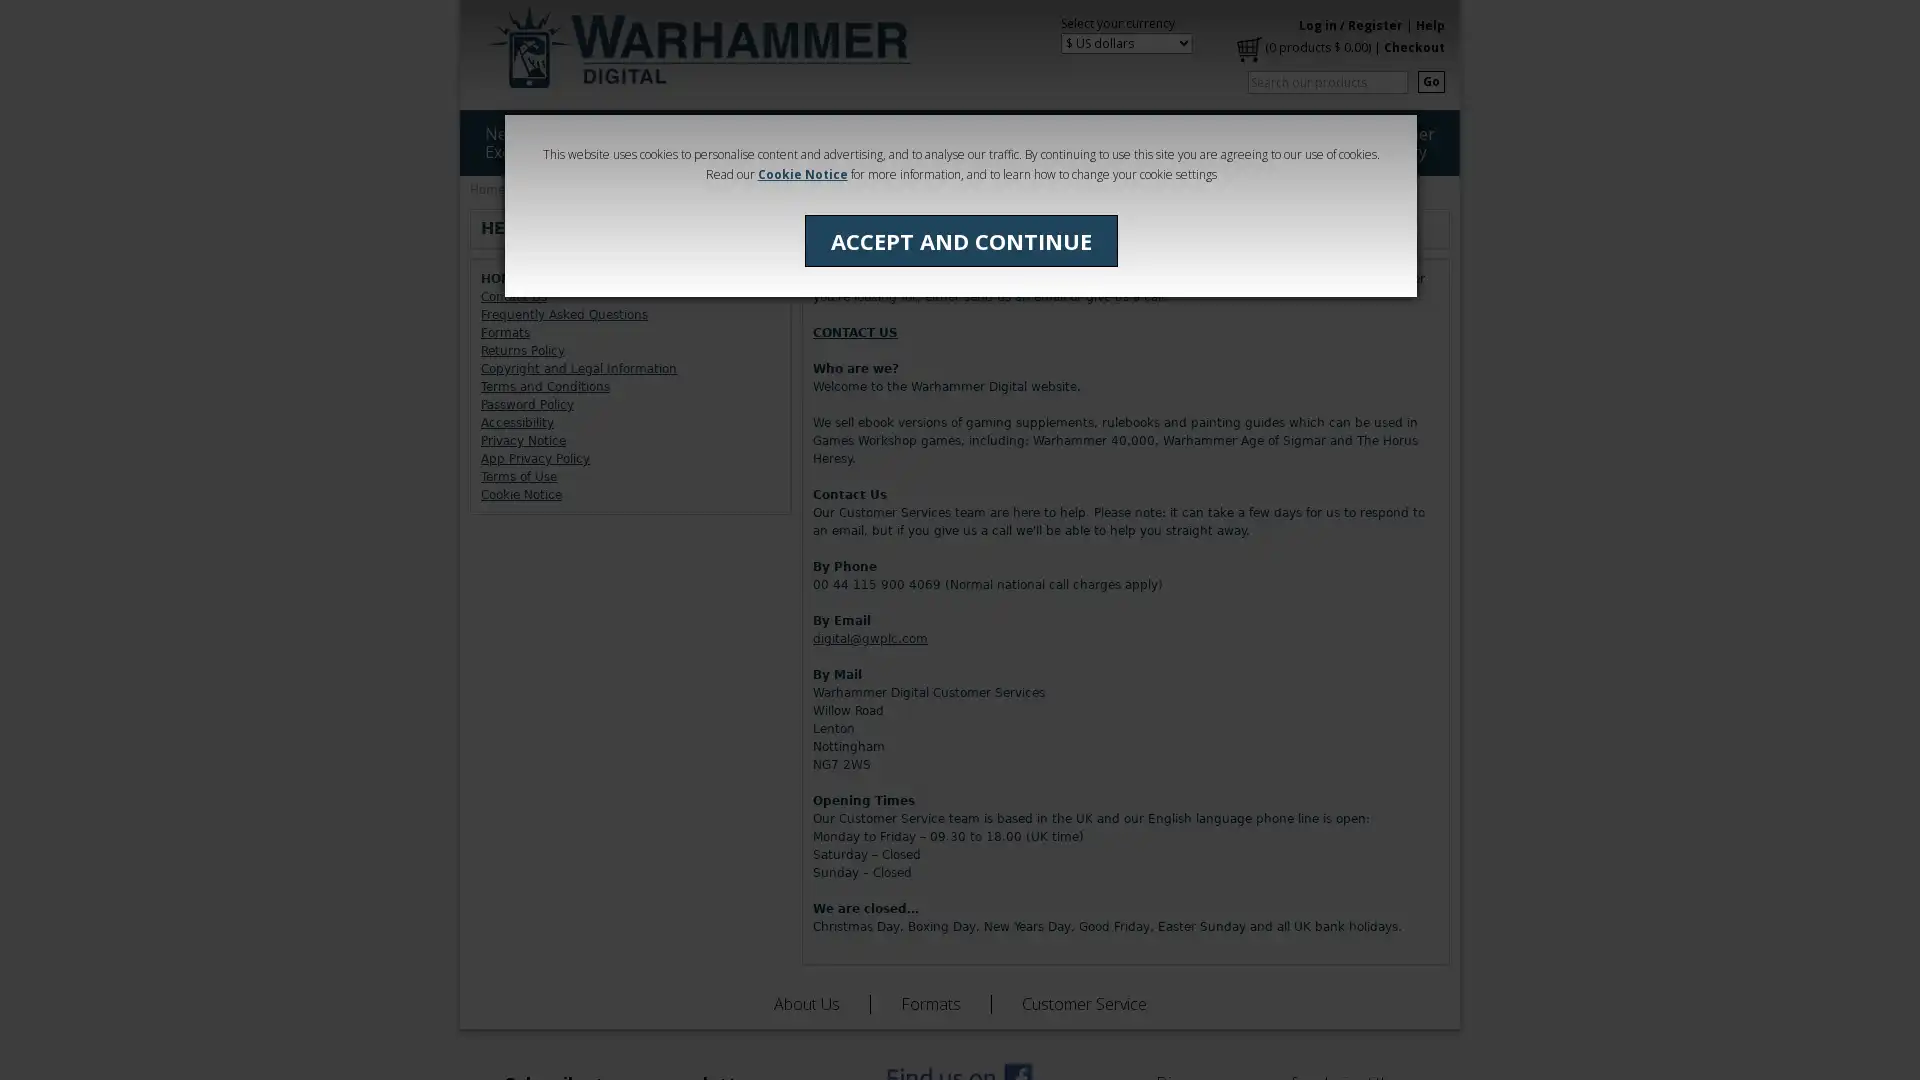 Image resolution: width=1920 pixels, height=1080 pixels. Describe the element at coordinates (1430, 80) in the screenshot. I see `Go` at that location.